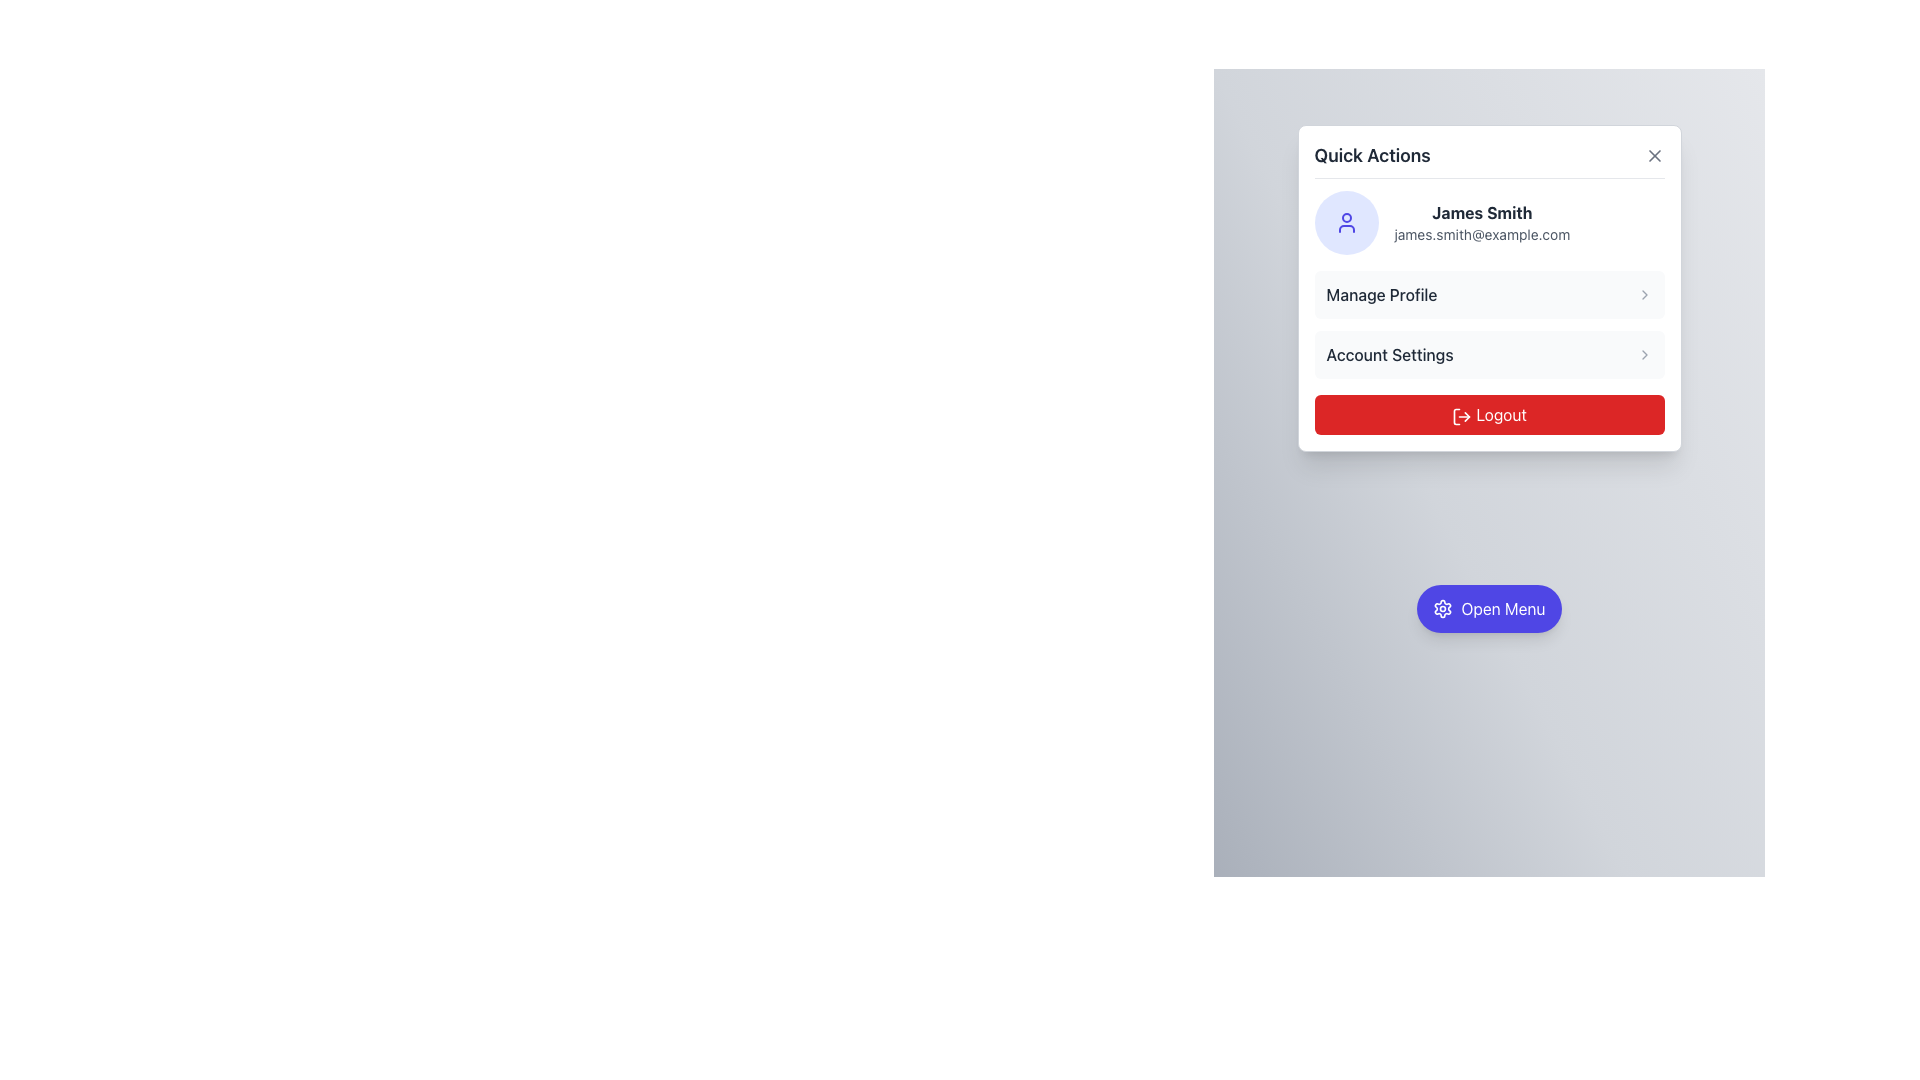 Image resolution: width=1920 pixels, height=1080 pixels. What do you see at coordinates (1489, 288) in the screenshot?
I see `the 'Manage Profile' button located in the 'Quick Actions' modal dialog` at bounding box center [1489, 288].